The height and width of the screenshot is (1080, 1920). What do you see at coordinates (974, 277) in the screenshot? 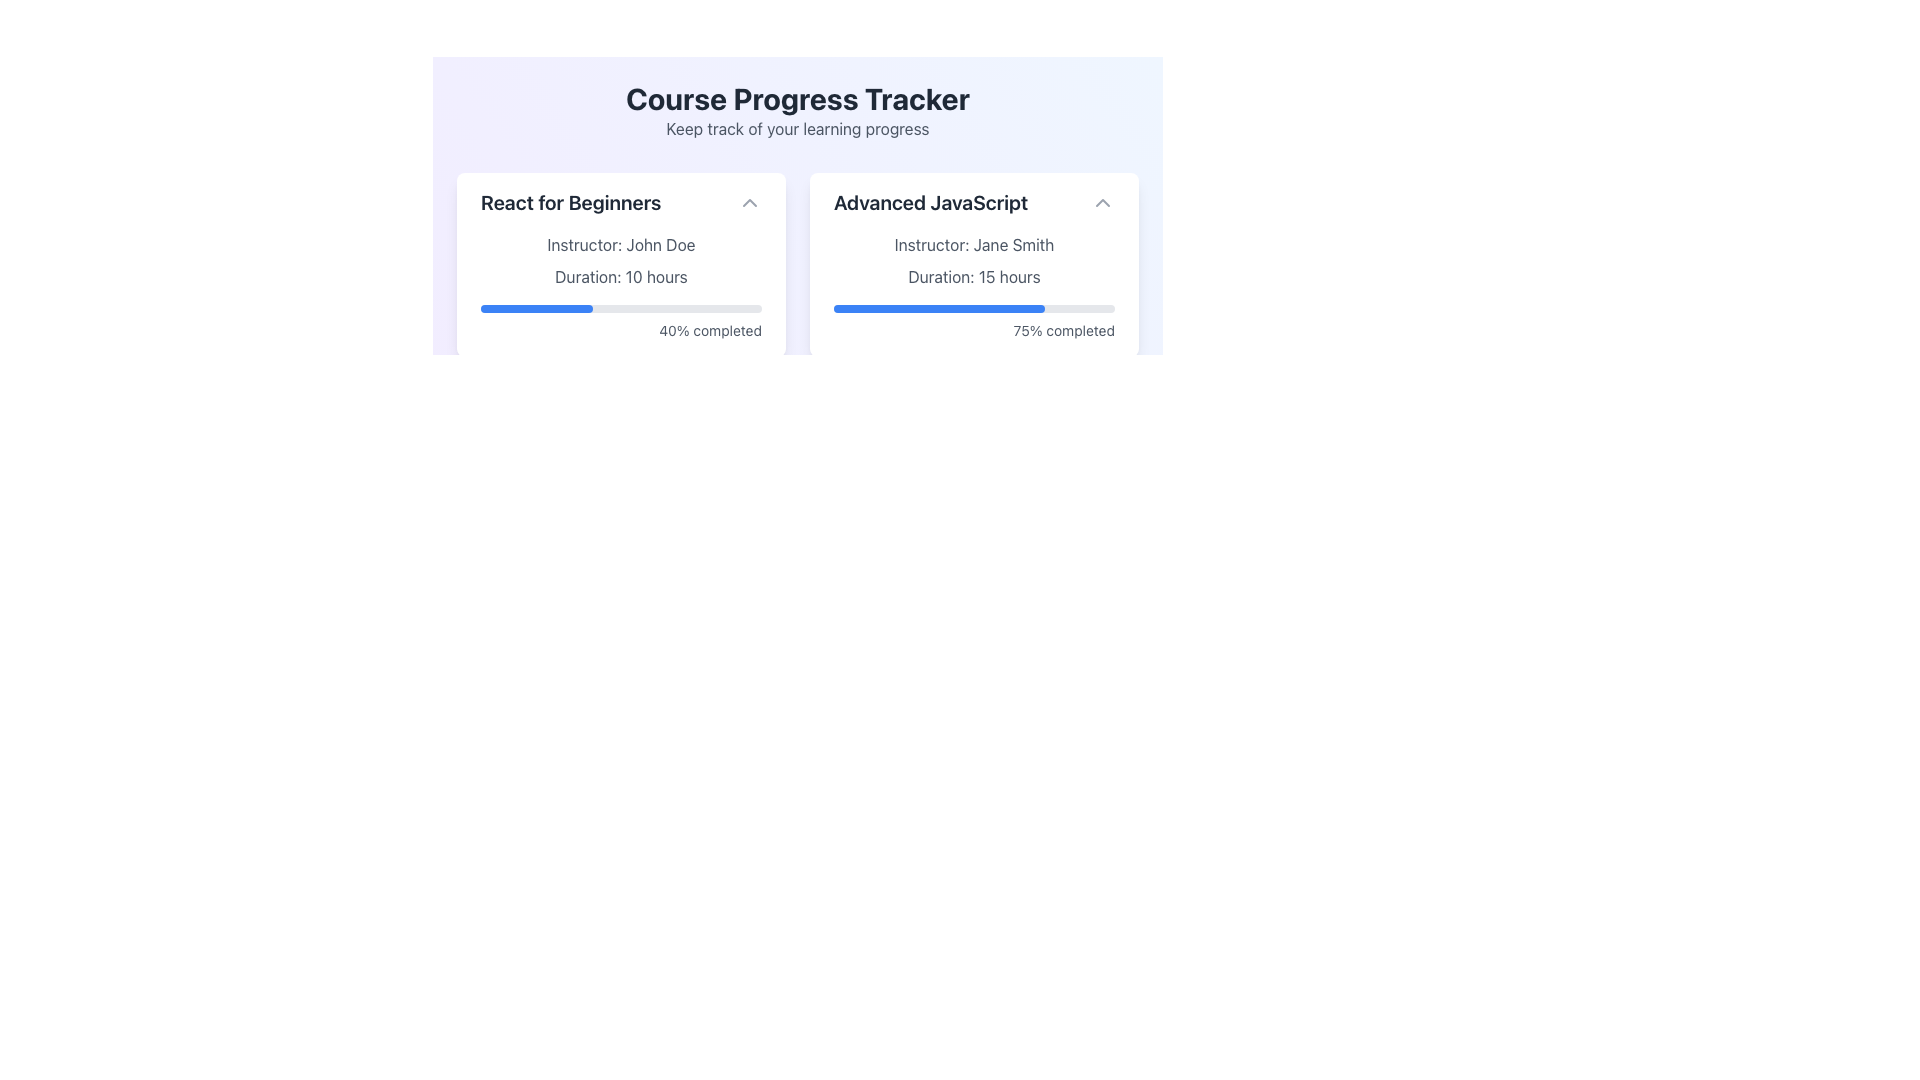
I see `information displayed in the text label that indicates 'Duration: 15 hours' within the structured information card for 'Advanced JavaScript'` at bounding box center [974, 277].